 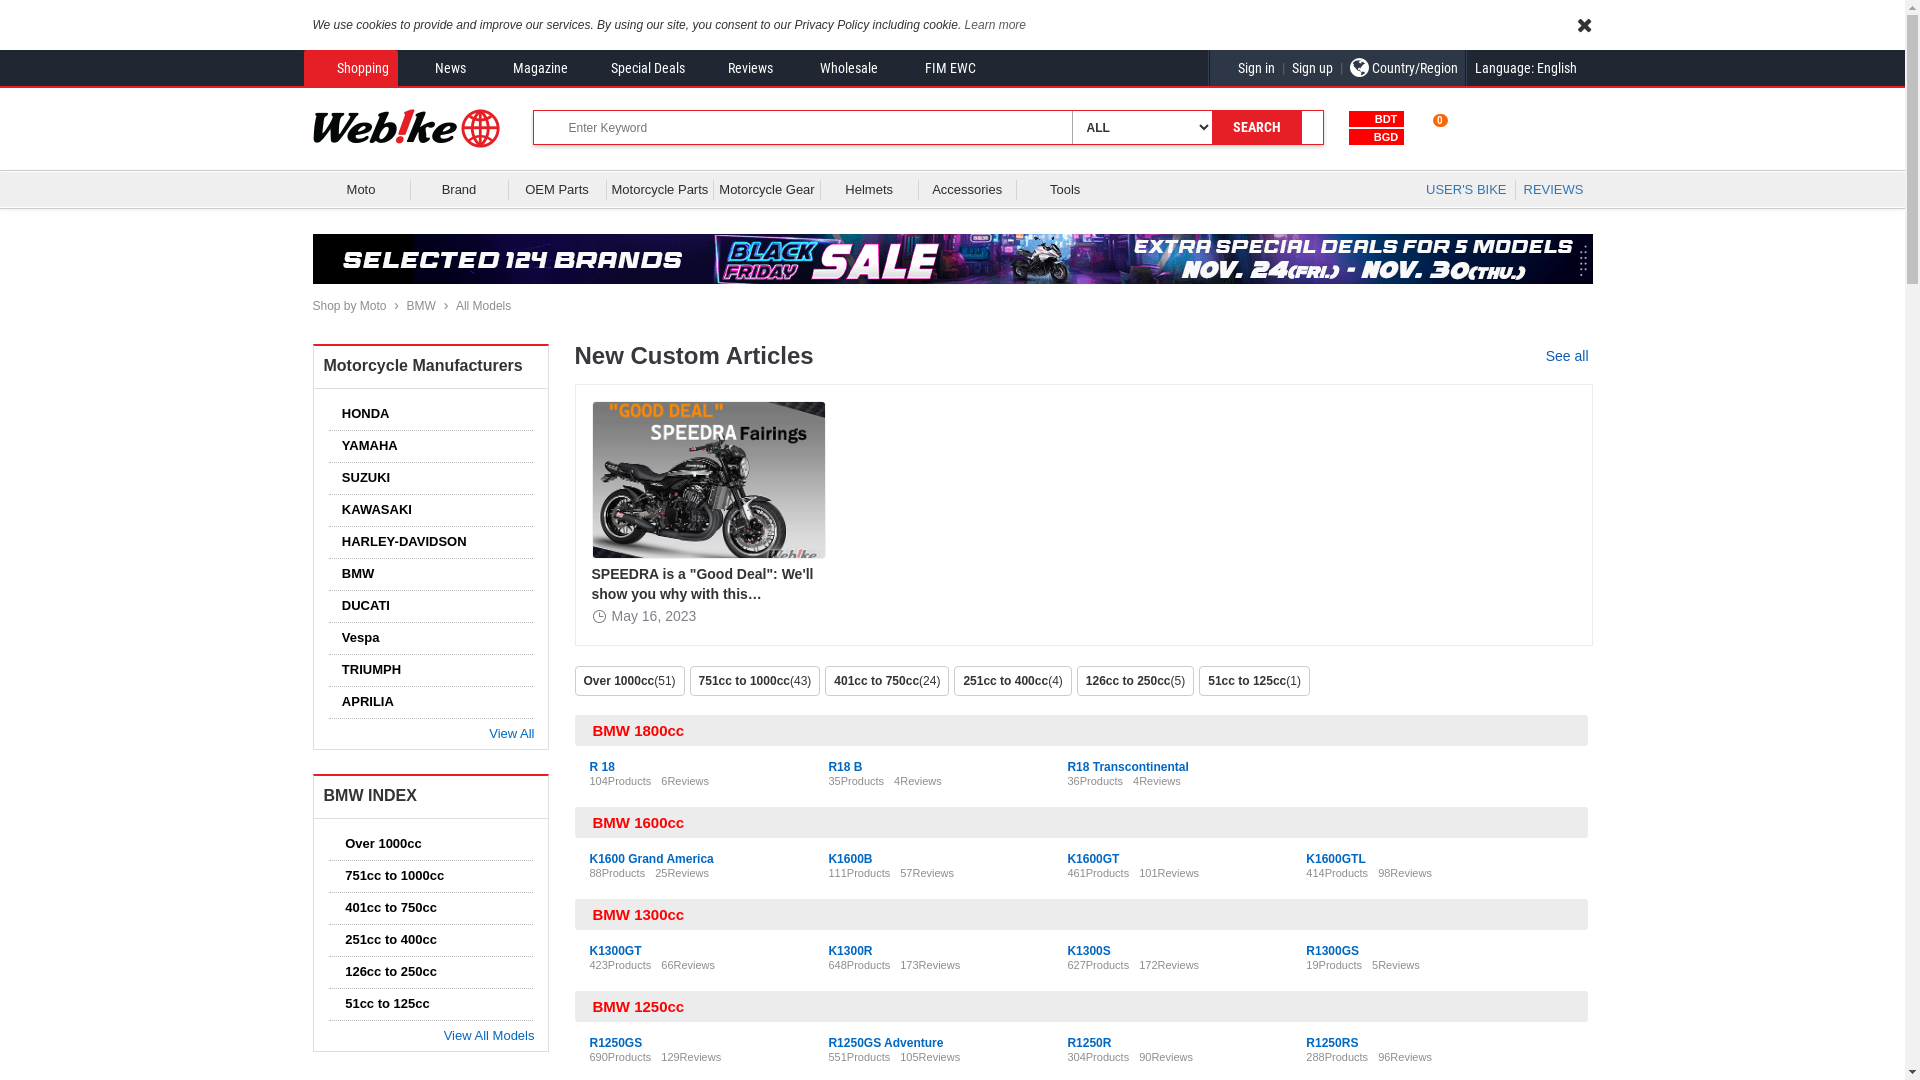 What do you see at coordinates (869, 189) in the screenshot?
I see `'Helmets'` at bounding box center [869, 189].